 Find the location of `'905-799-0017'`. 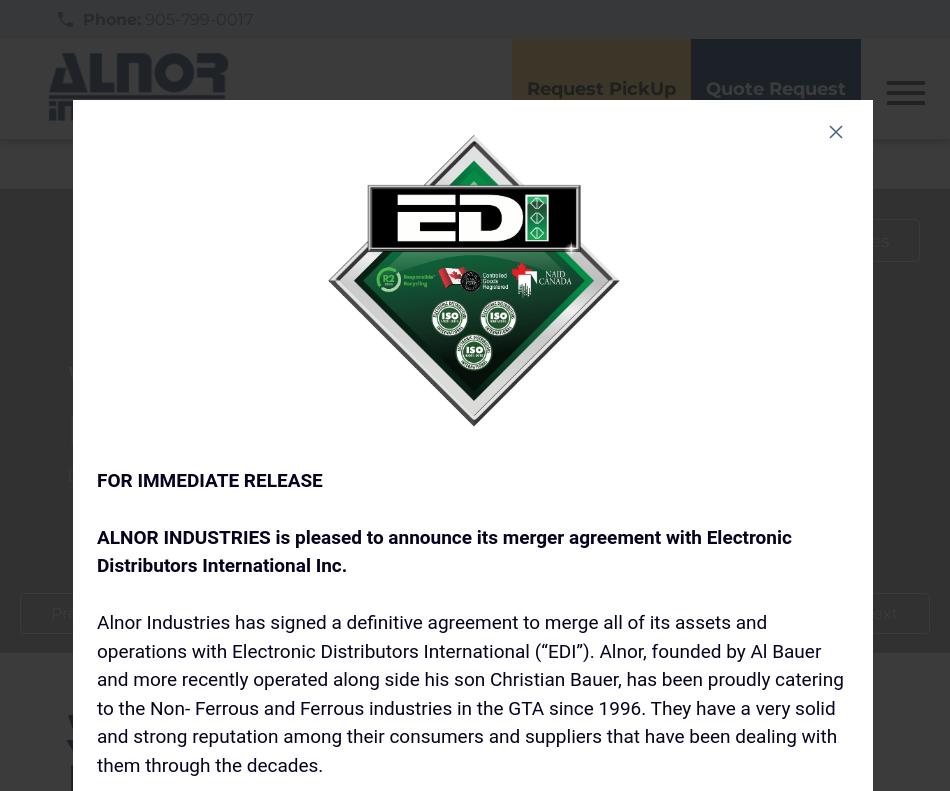

'905-799-0017' is located at coordinates (195, 18).